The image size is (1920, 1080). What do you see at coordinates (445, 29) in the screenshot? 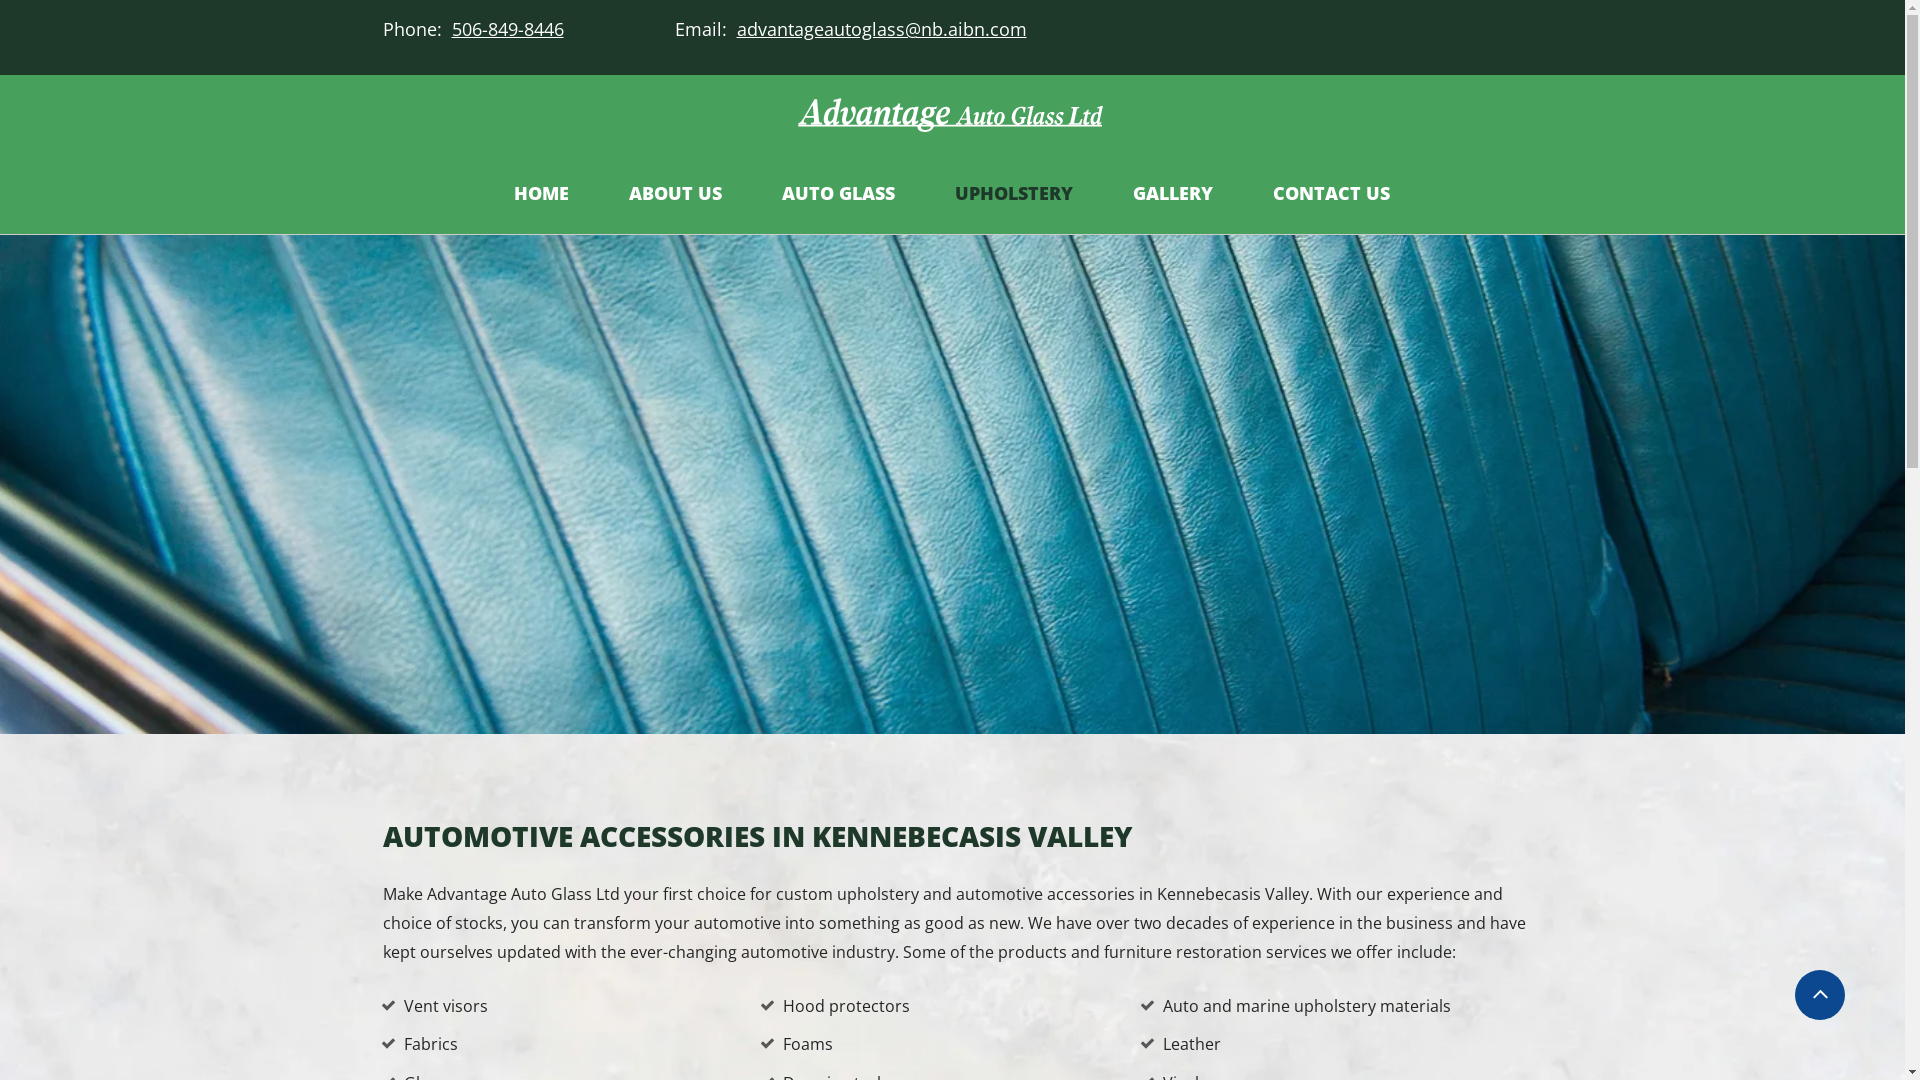
I see `'506-849-8446'` at bounding box center [445, 29].